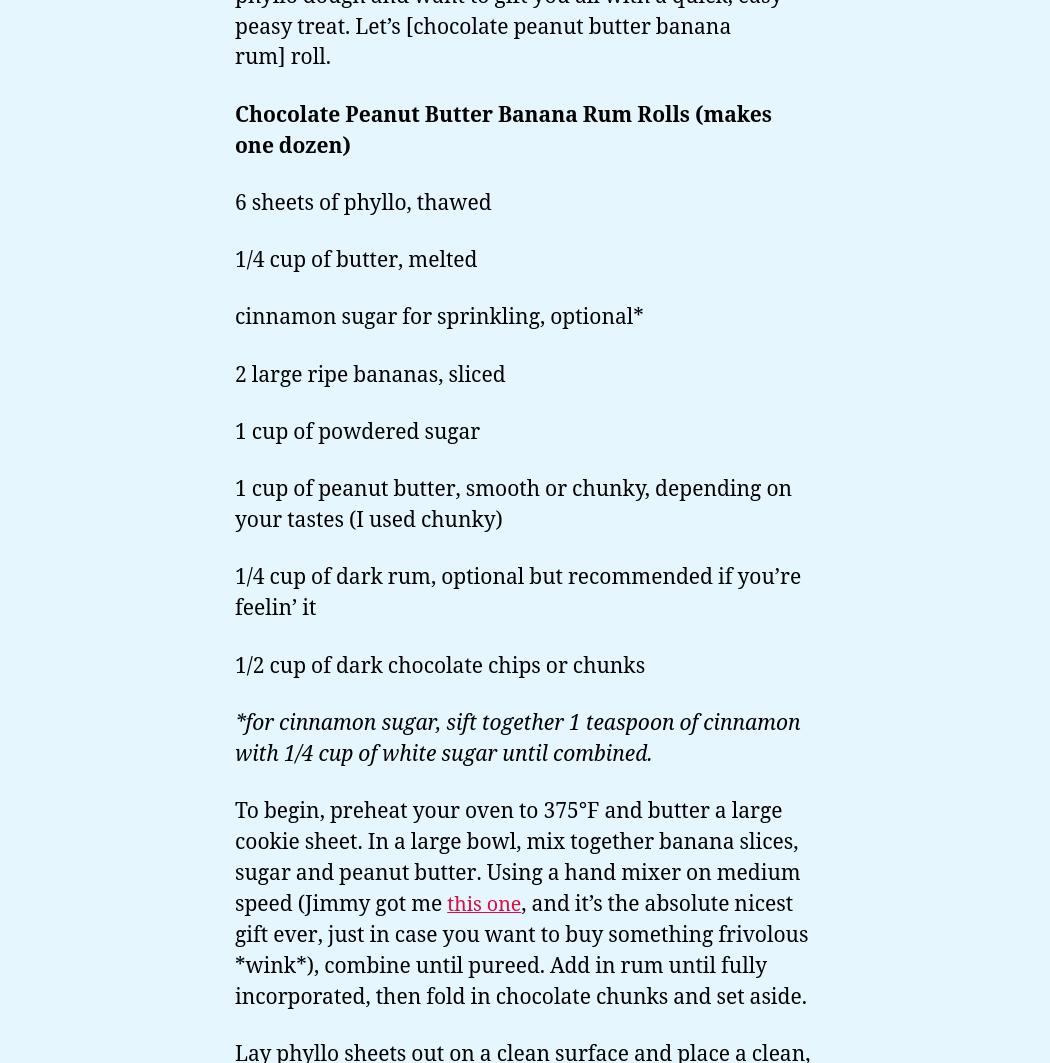 The height and width of the screenshot is (1063, 1050). I want to click on 'Ice Cream', so click(39, 307).